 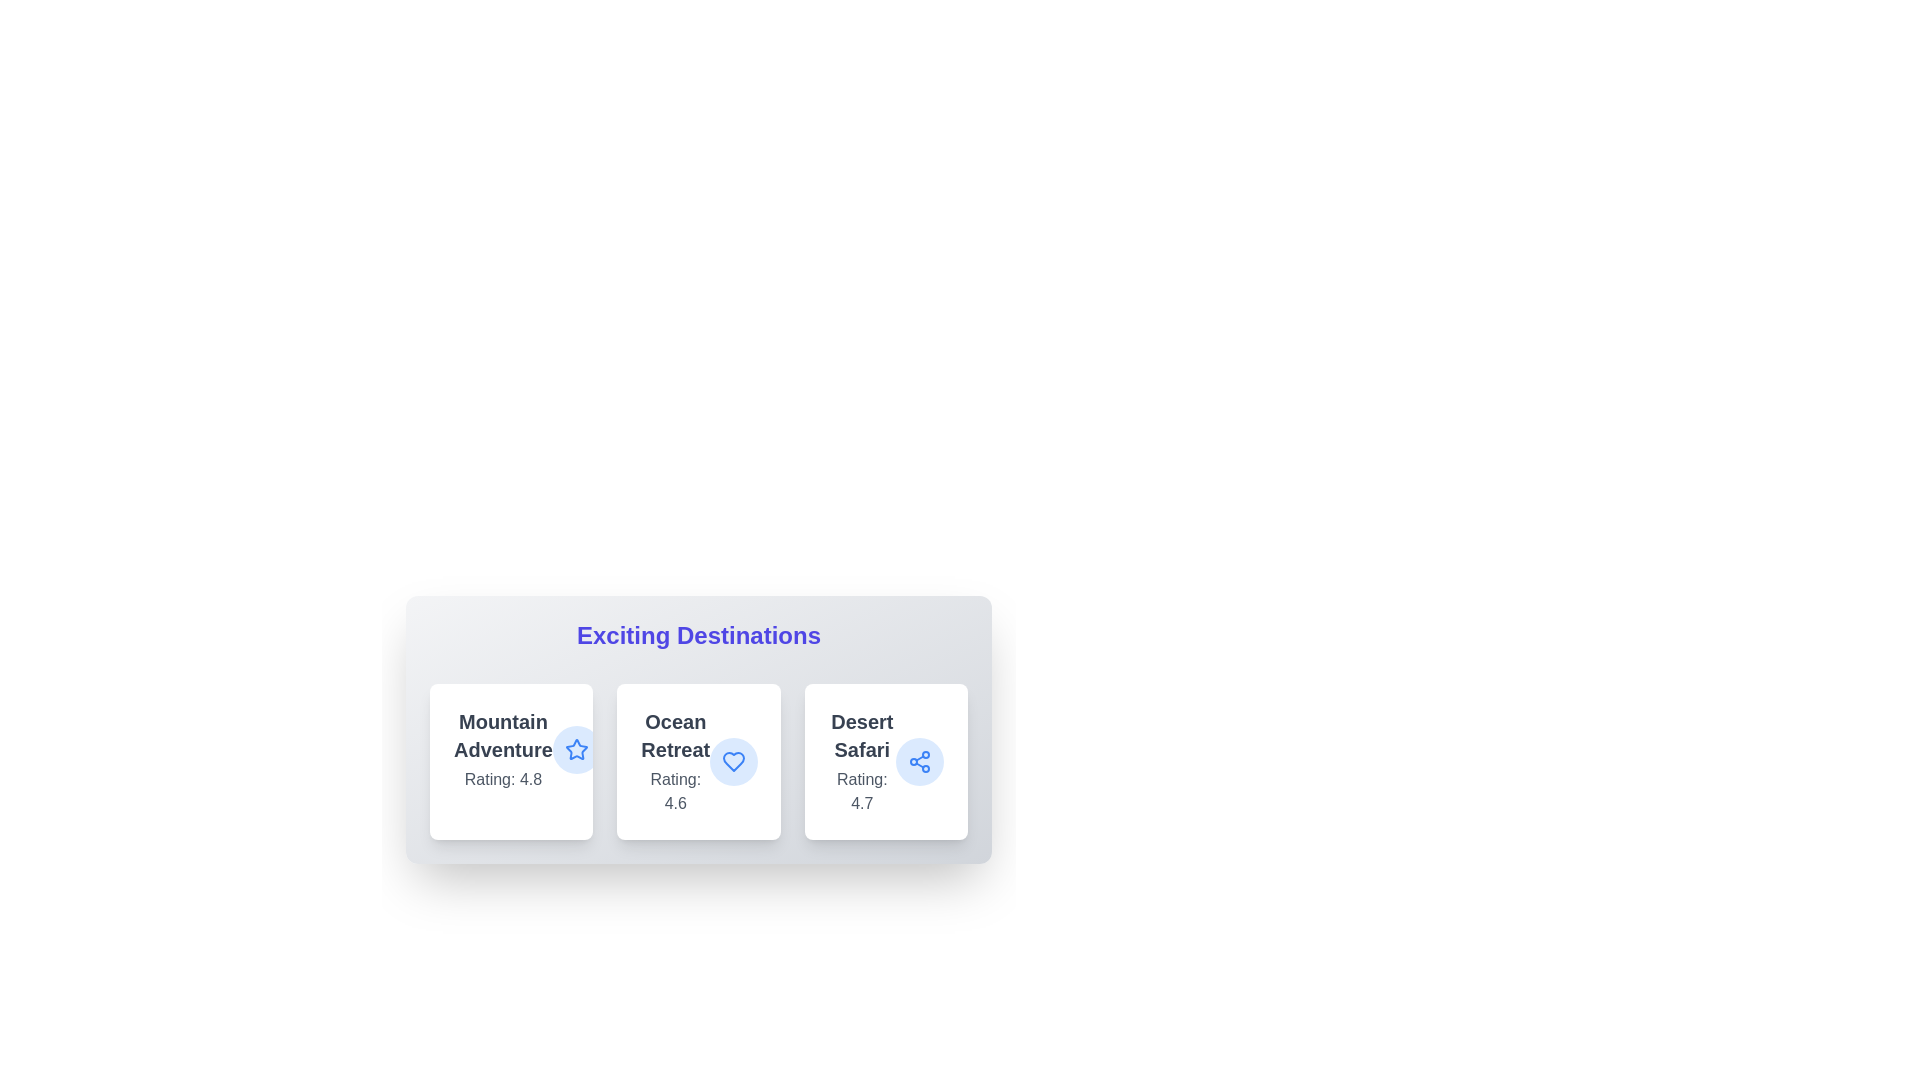 What do you see at coordinates (733, 762) in the screenshot?
I see `the icon of the card with title Ocean Retreat` at bounding box center [733, 762].